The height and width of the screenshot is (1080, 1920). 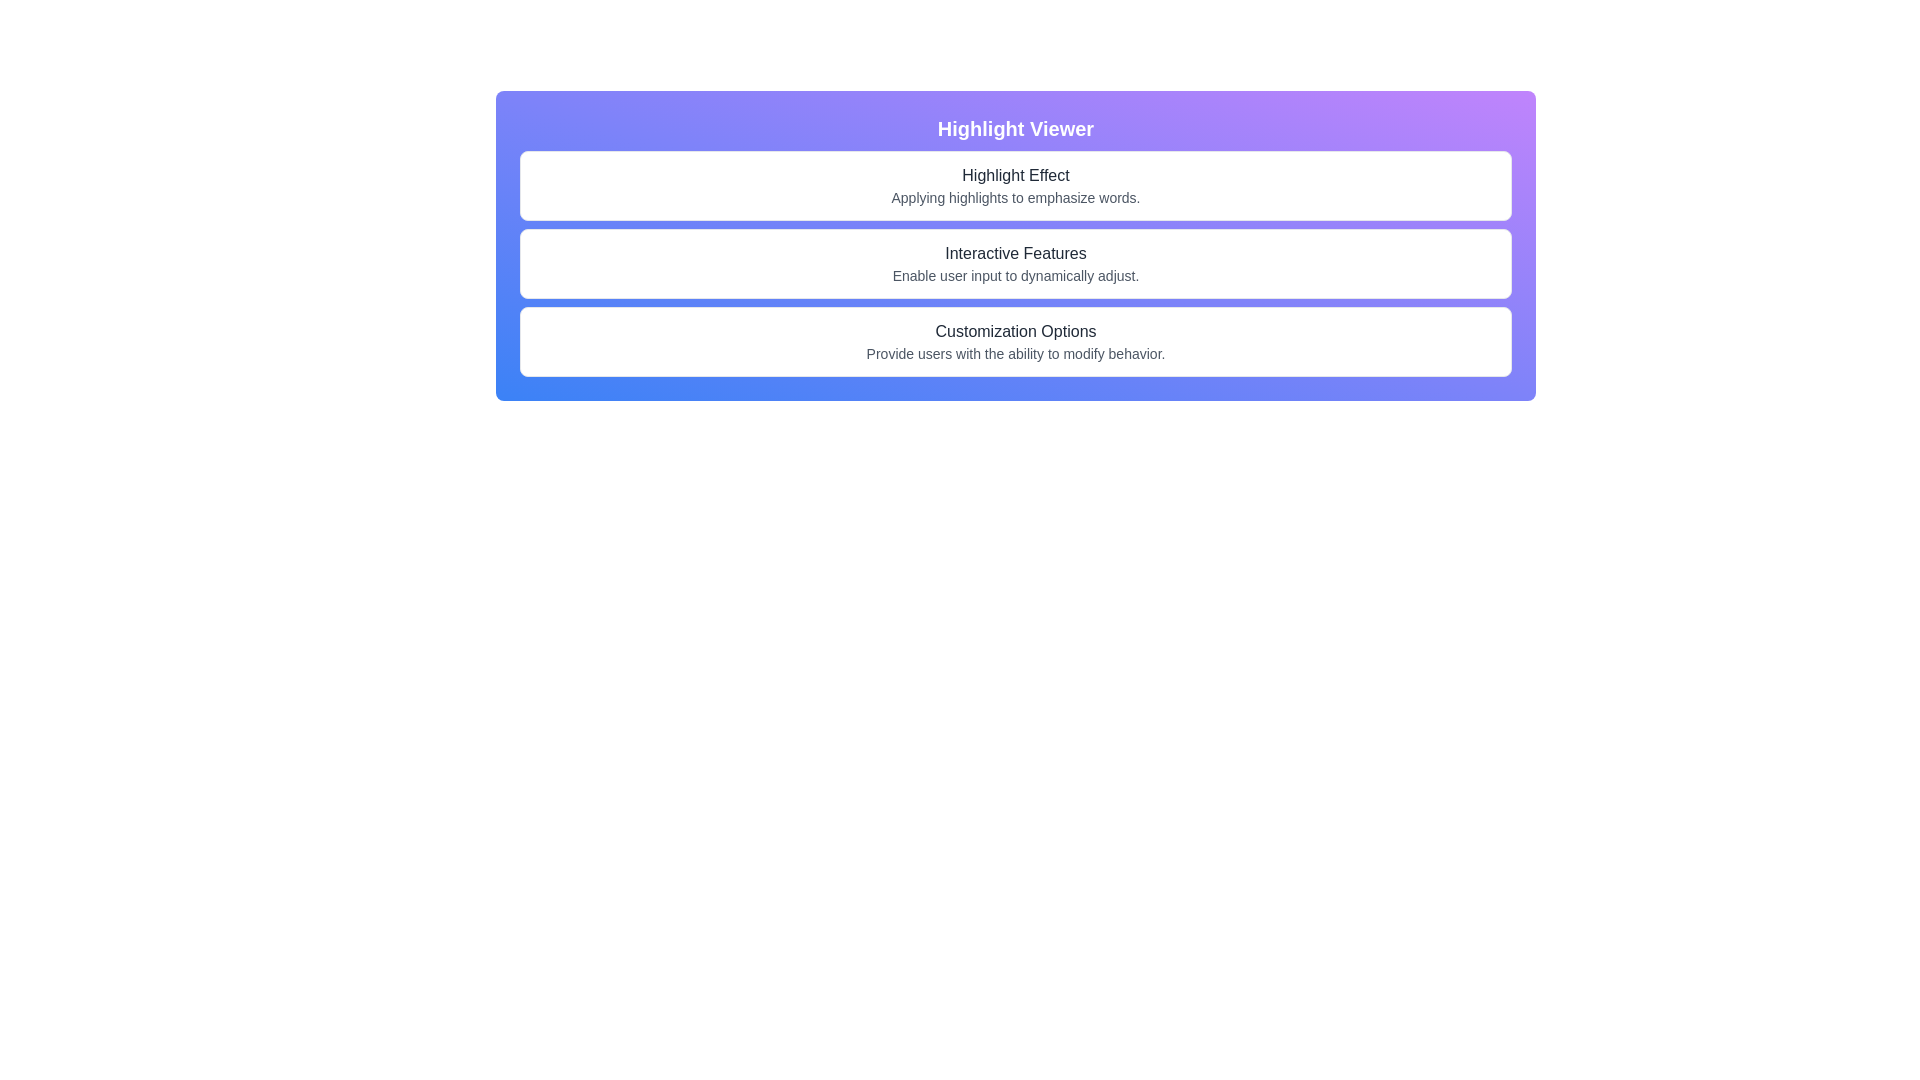 I want to click on the text element representing the letter 's' in 'Customization Options', which is located in the third row of a list of options, so click(x=1091, y=330).